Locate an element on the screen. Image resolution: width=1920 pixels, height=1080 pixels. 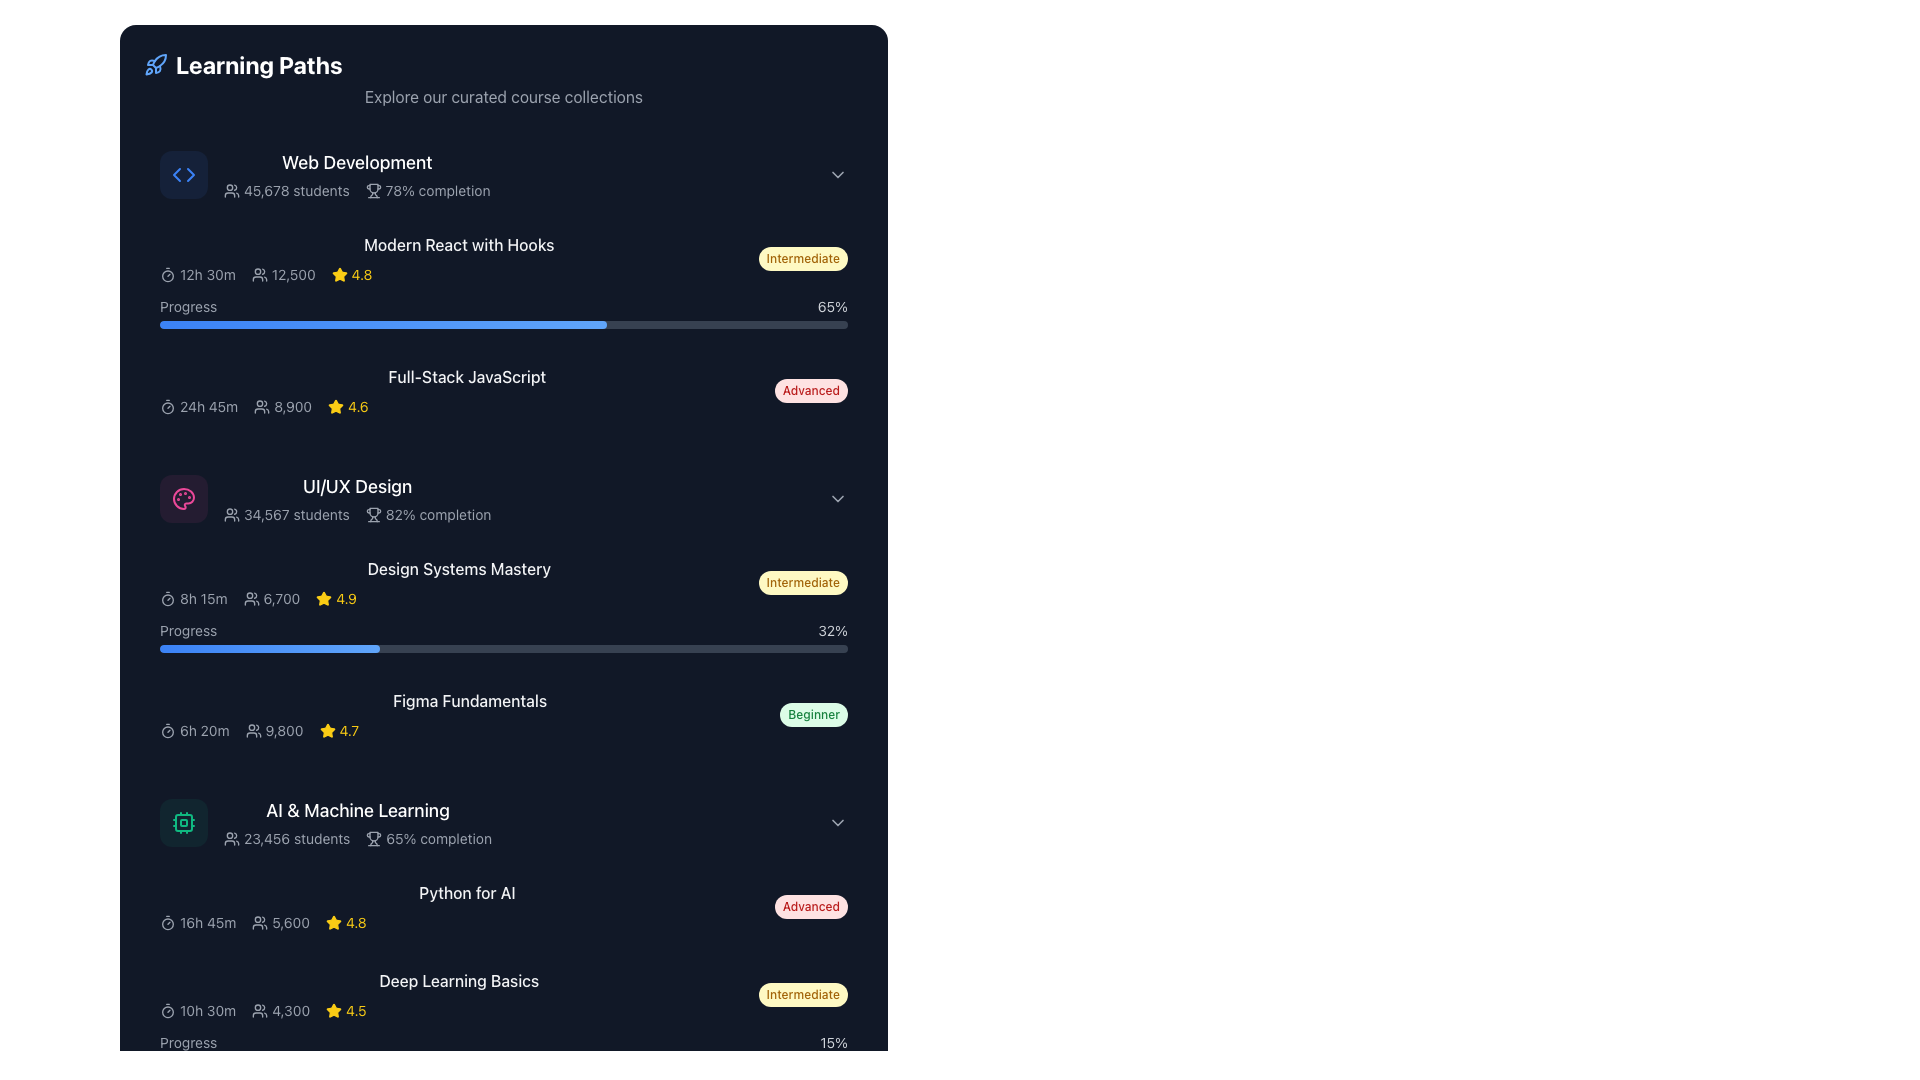
the top segment of the right arrow in the 'Web Development' section's SVG icon located in the top-left corner of the interface is located at coordinates (191, 173).